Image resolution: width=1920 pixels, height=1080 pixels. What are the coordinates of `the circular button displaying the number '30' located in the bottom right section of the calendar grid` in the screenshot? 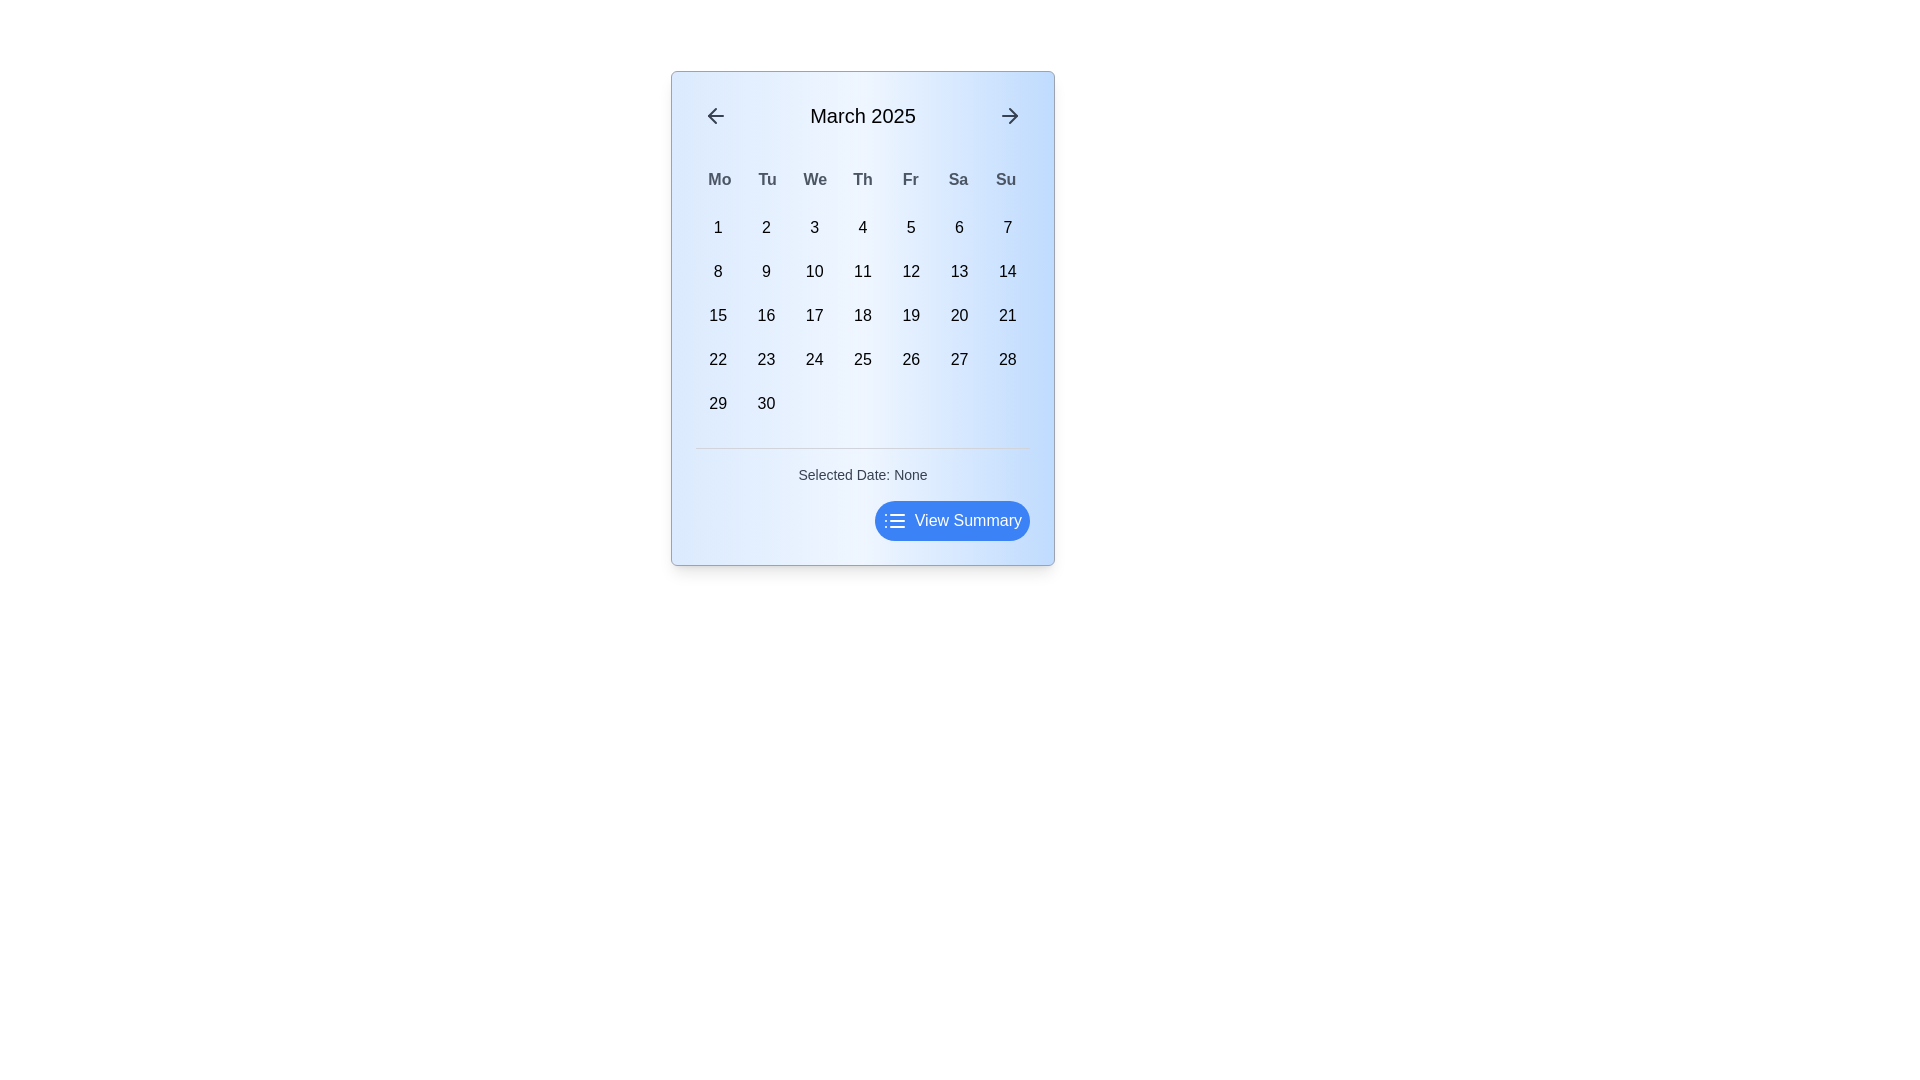 It's located at (765, 404).